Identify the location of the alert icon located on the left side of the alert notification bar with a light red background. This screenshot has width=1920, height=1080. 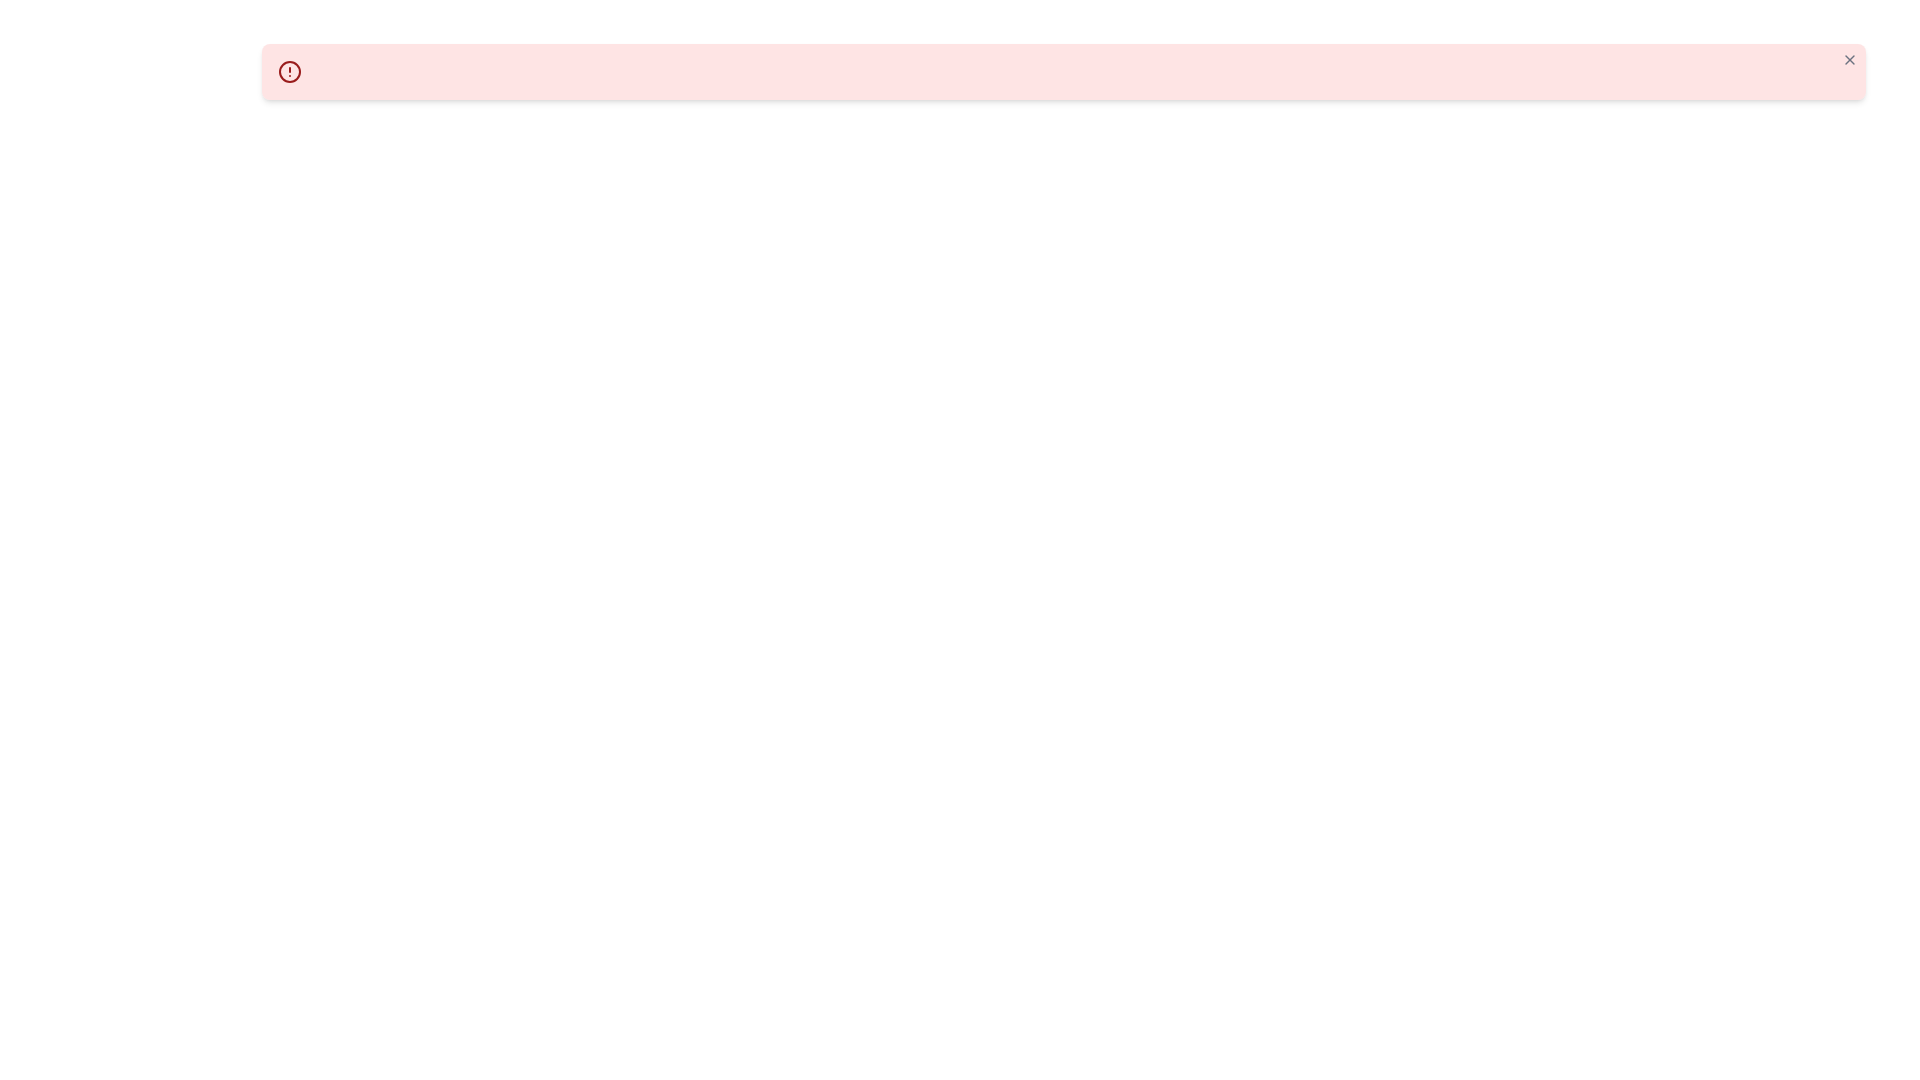
(288, 71).